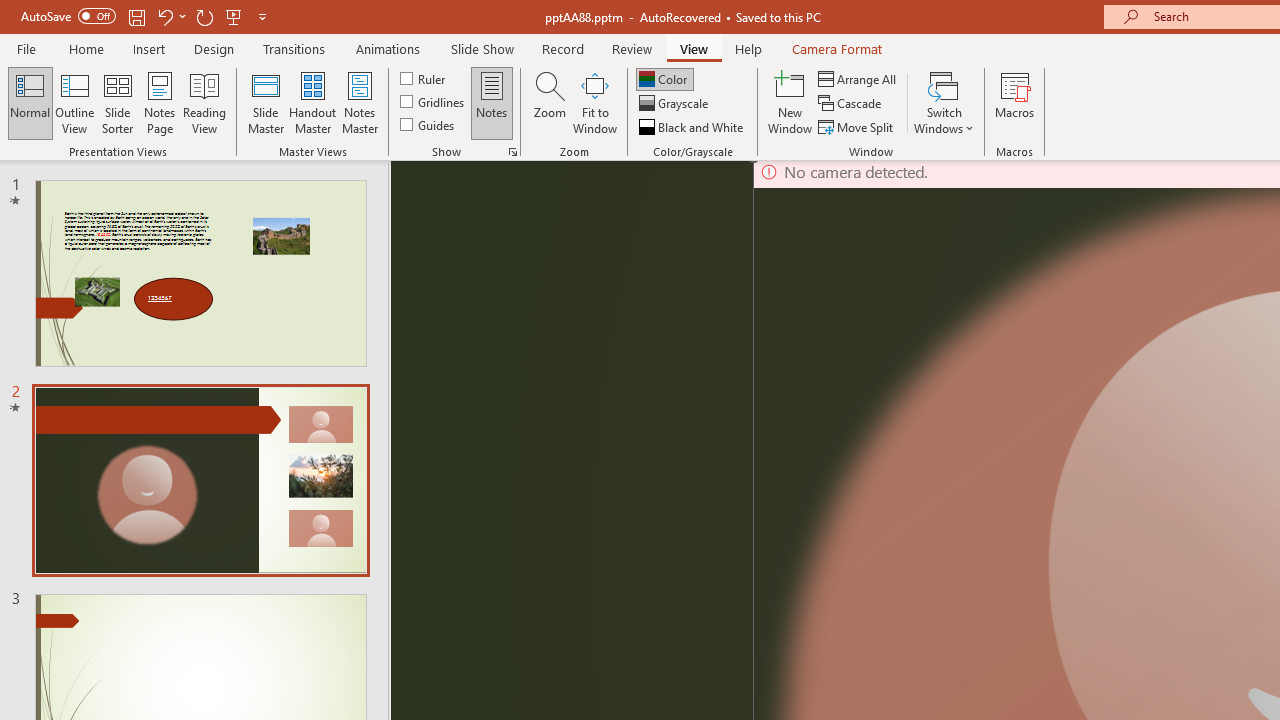 This screenshot has height=720, width=1280. I want to click on 'Cascade', so click(851, 103).